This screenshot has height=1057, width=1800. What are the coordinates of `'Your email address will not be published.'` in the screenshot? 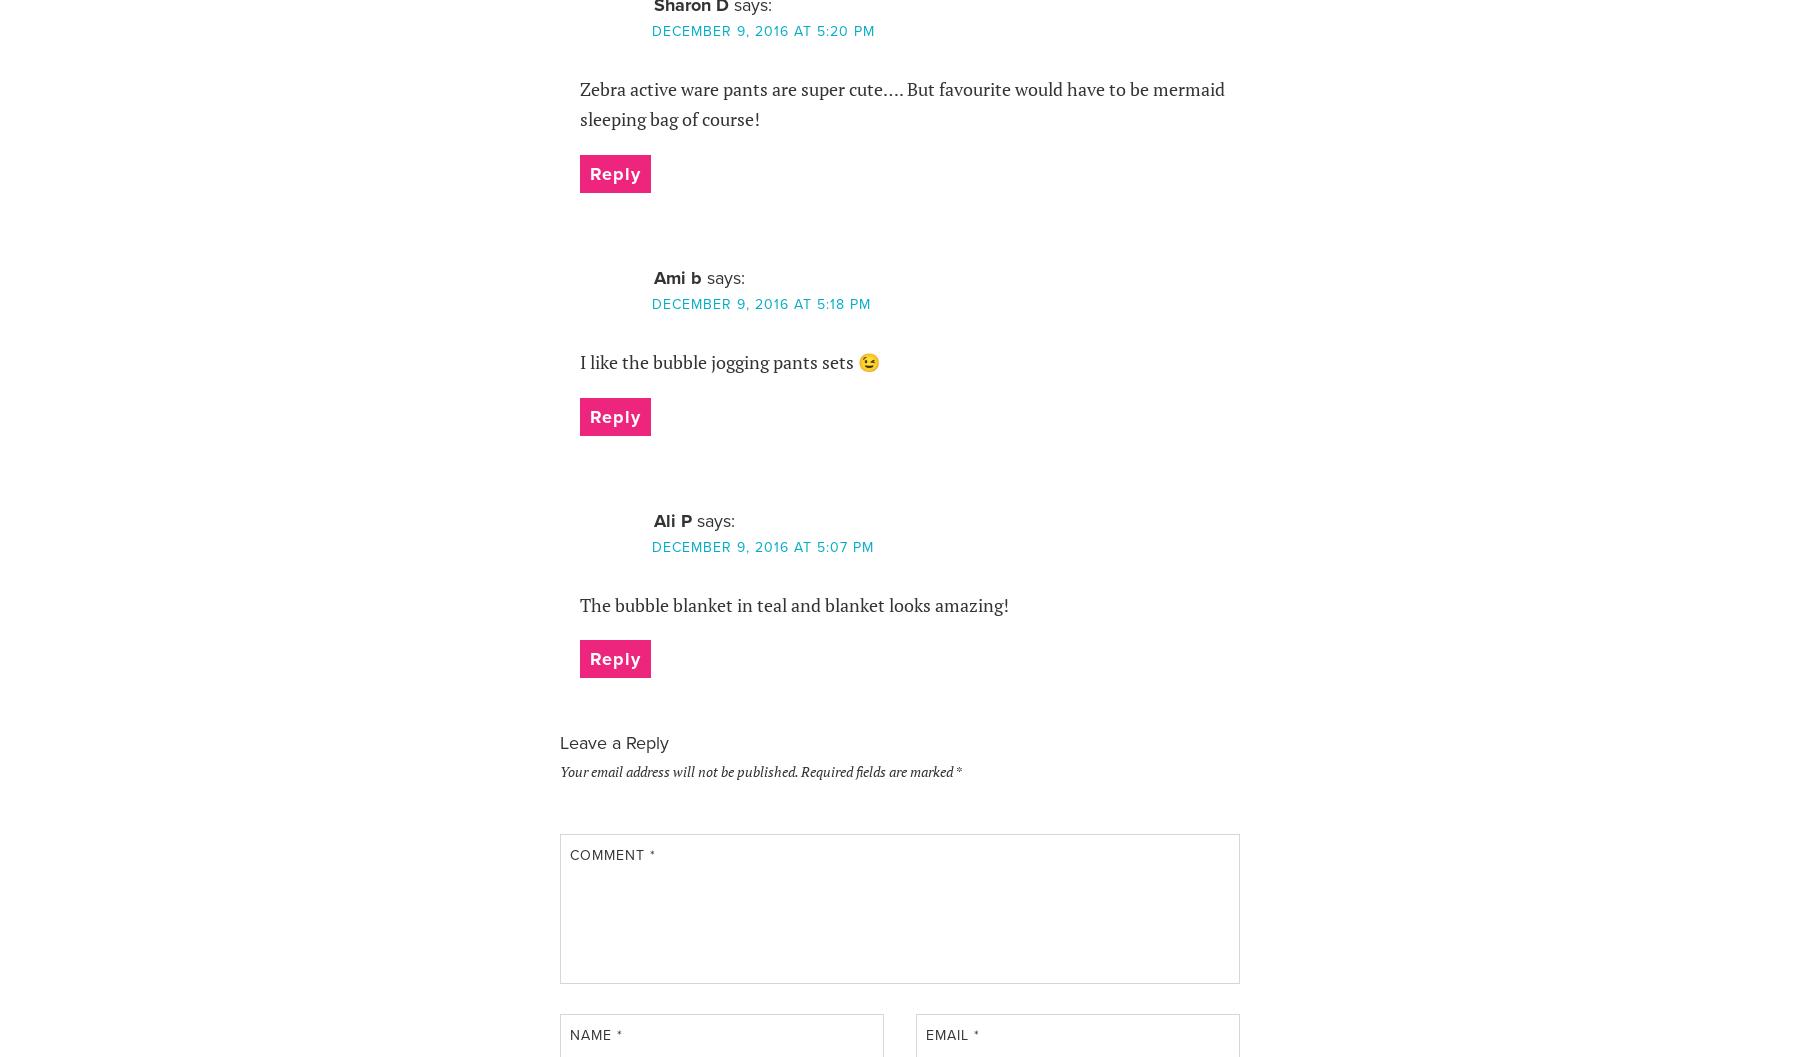 It's located at (677, 770).